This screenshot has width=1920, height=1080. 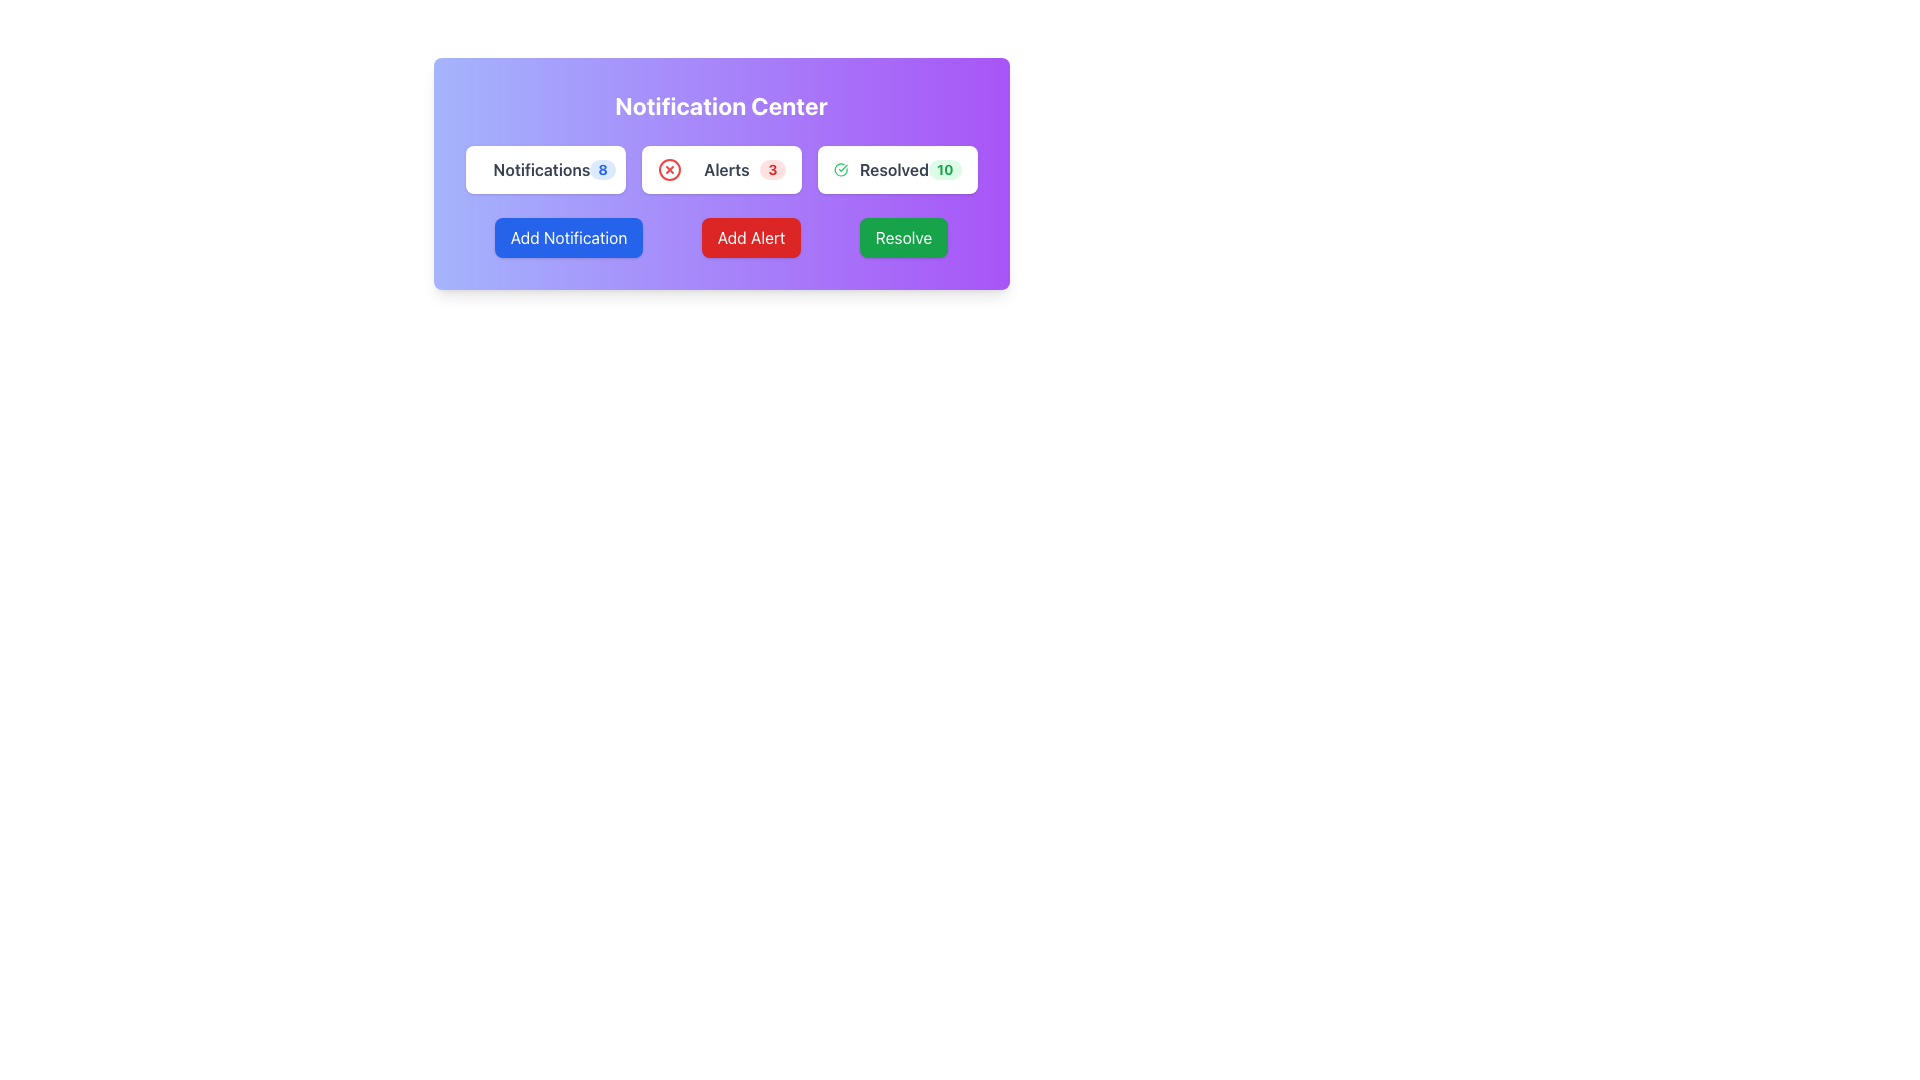 I want to click on the text label and badge on the first Card element in the grid that summarizes notifications, indicating the count of unread or pending notifications, so click(x=545, y=168).